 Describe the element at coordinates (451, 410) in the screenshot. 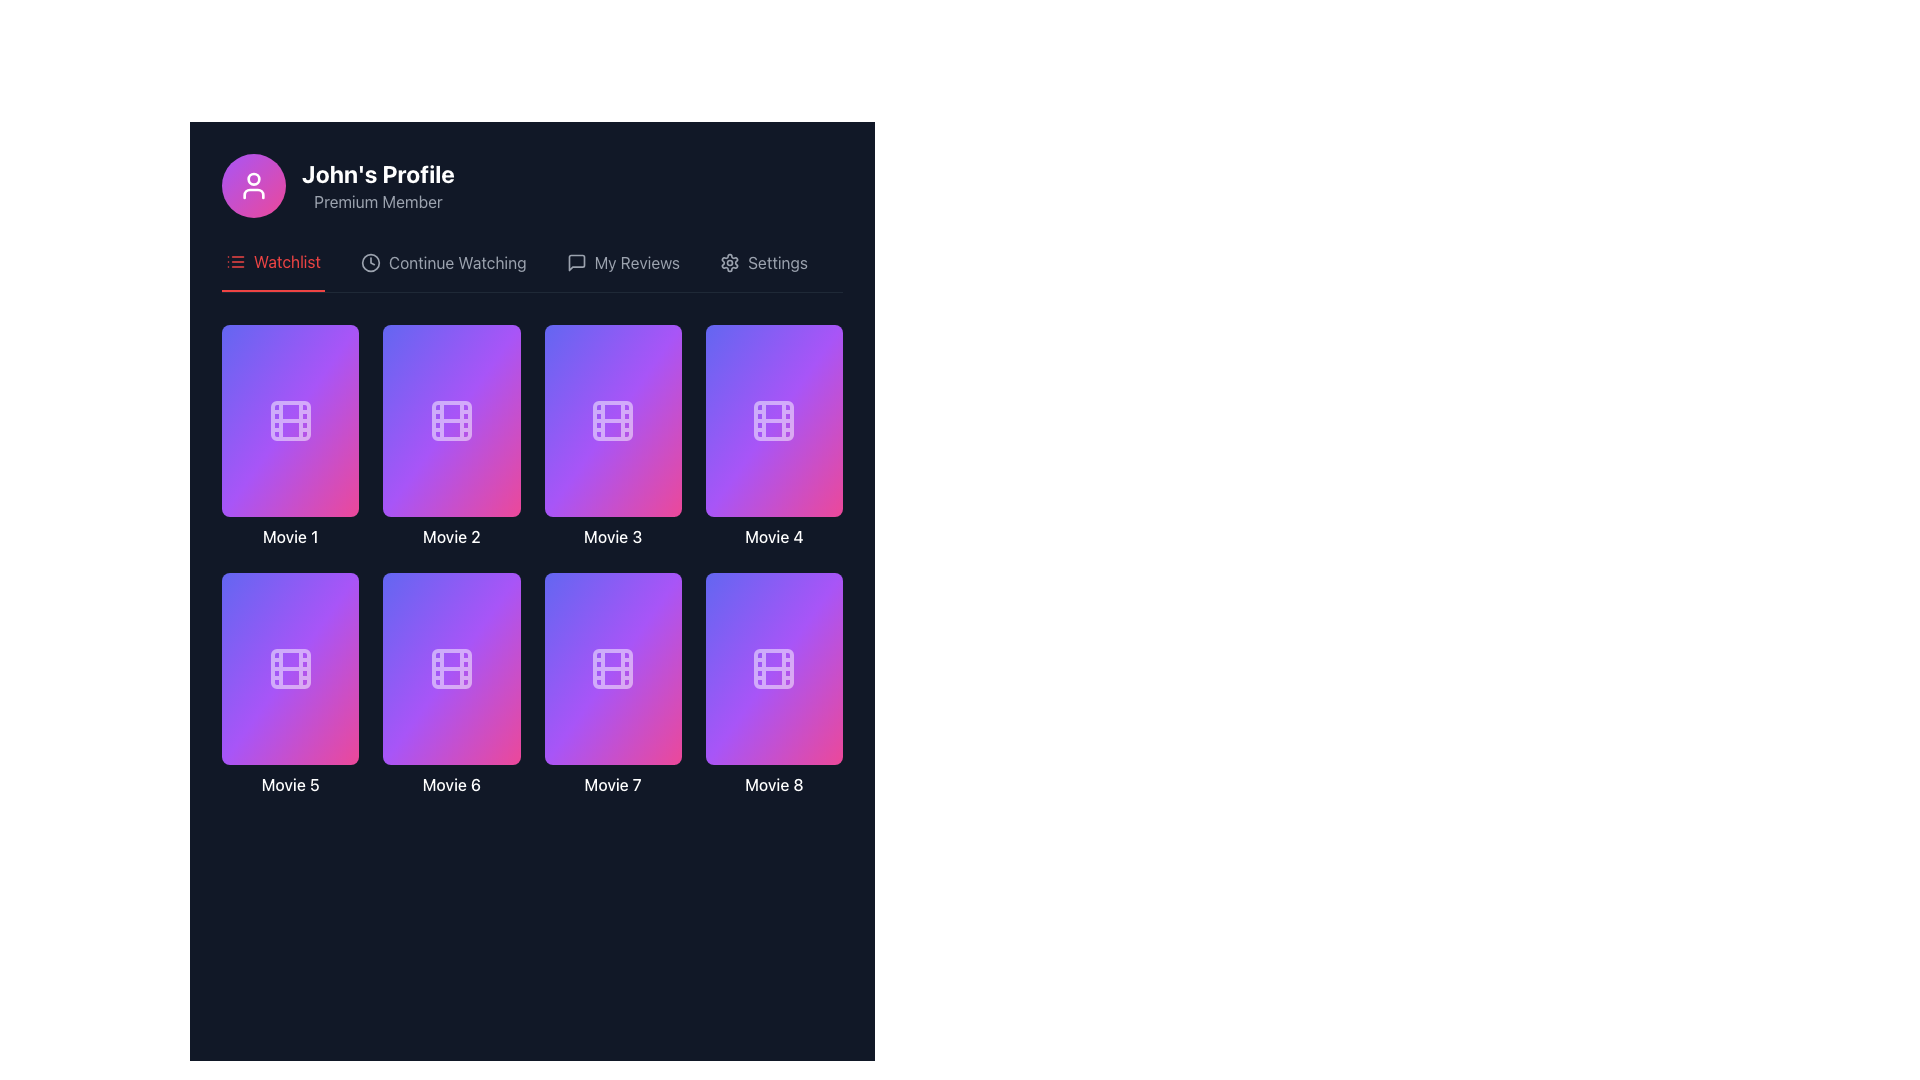

I see `the triangular-shaped 'Play' icon, which is white with a purple-pink gradient outline, centered in the second movie card representing 'Movie 2'` at that location.